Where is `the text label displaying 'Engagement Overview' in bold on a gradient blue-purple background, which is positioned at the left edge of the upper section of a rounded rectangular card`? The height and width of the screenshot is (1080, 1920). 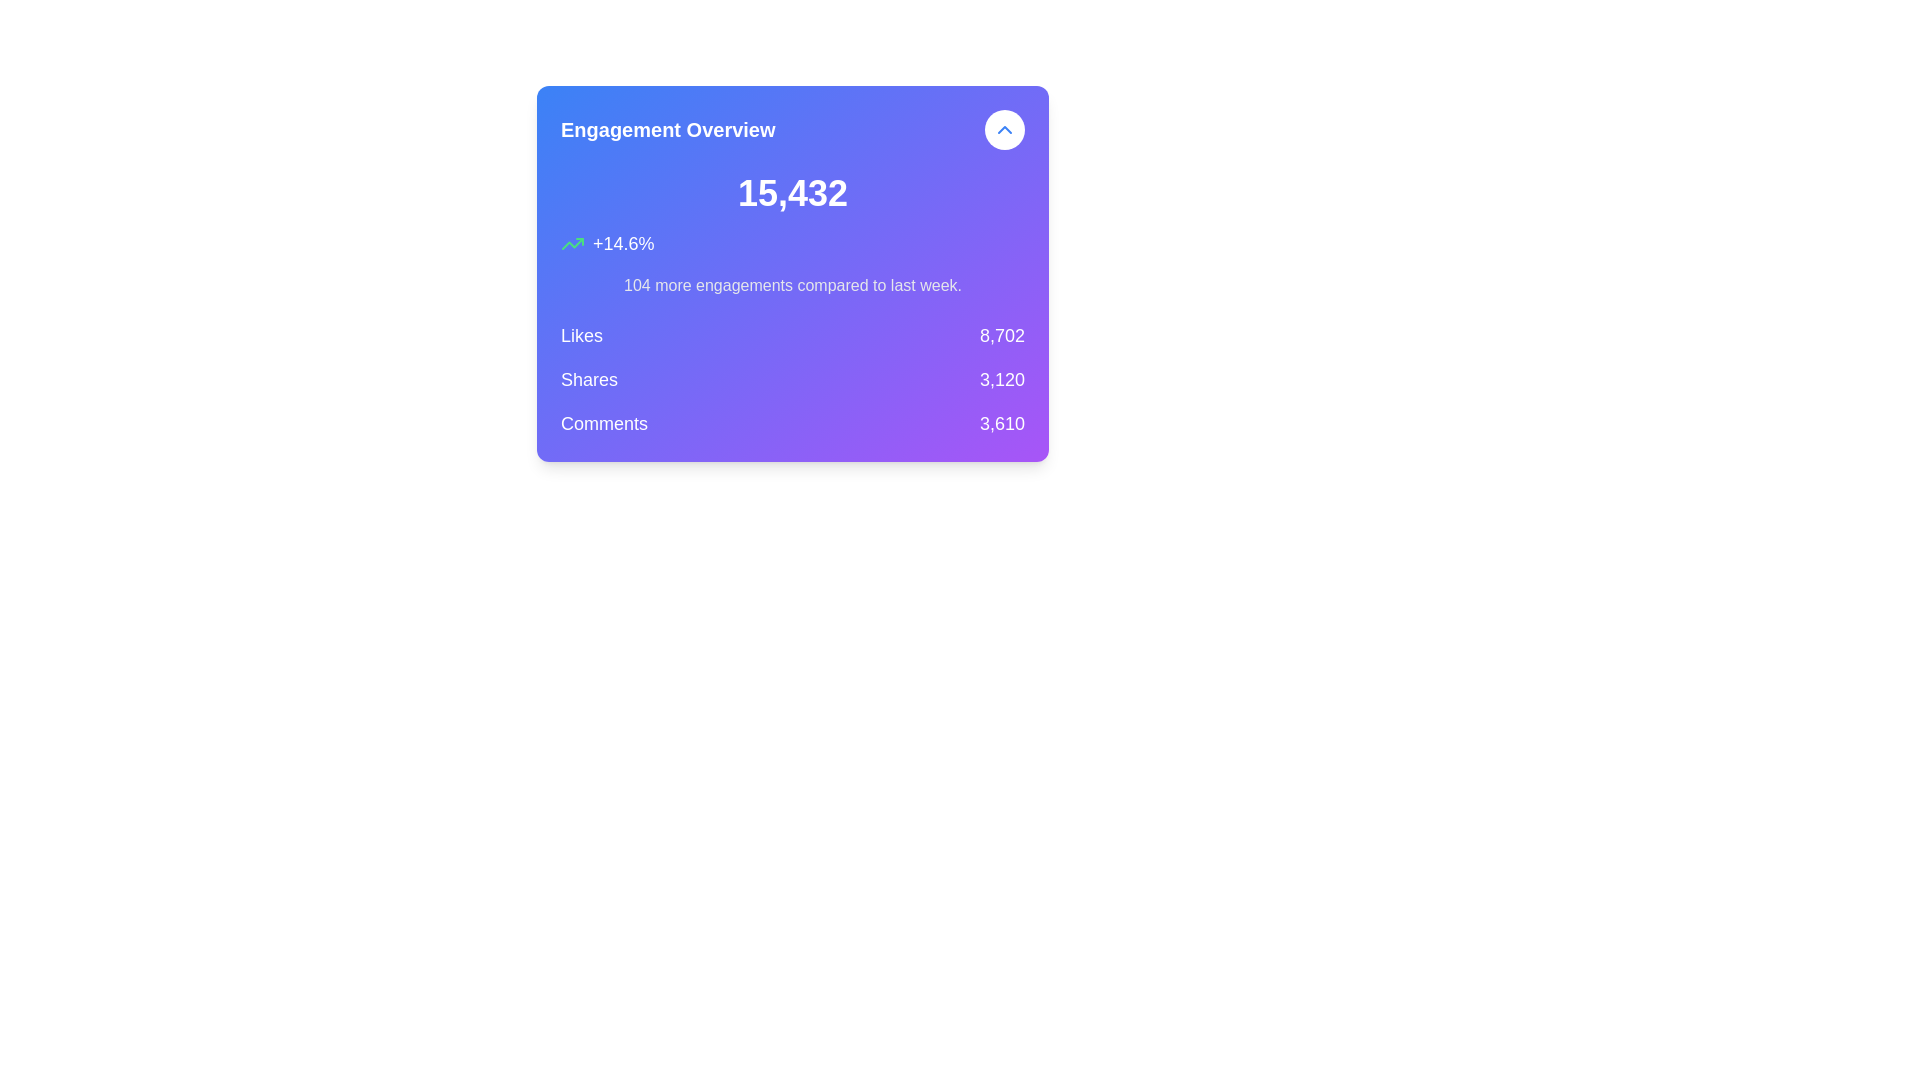
the text label displaying 'Engagement Overview' in bold on a gradient blue-purple background, which is positioned at the left edge of the upper section of a rounded rectangular card is located at coordinates (668, 130).